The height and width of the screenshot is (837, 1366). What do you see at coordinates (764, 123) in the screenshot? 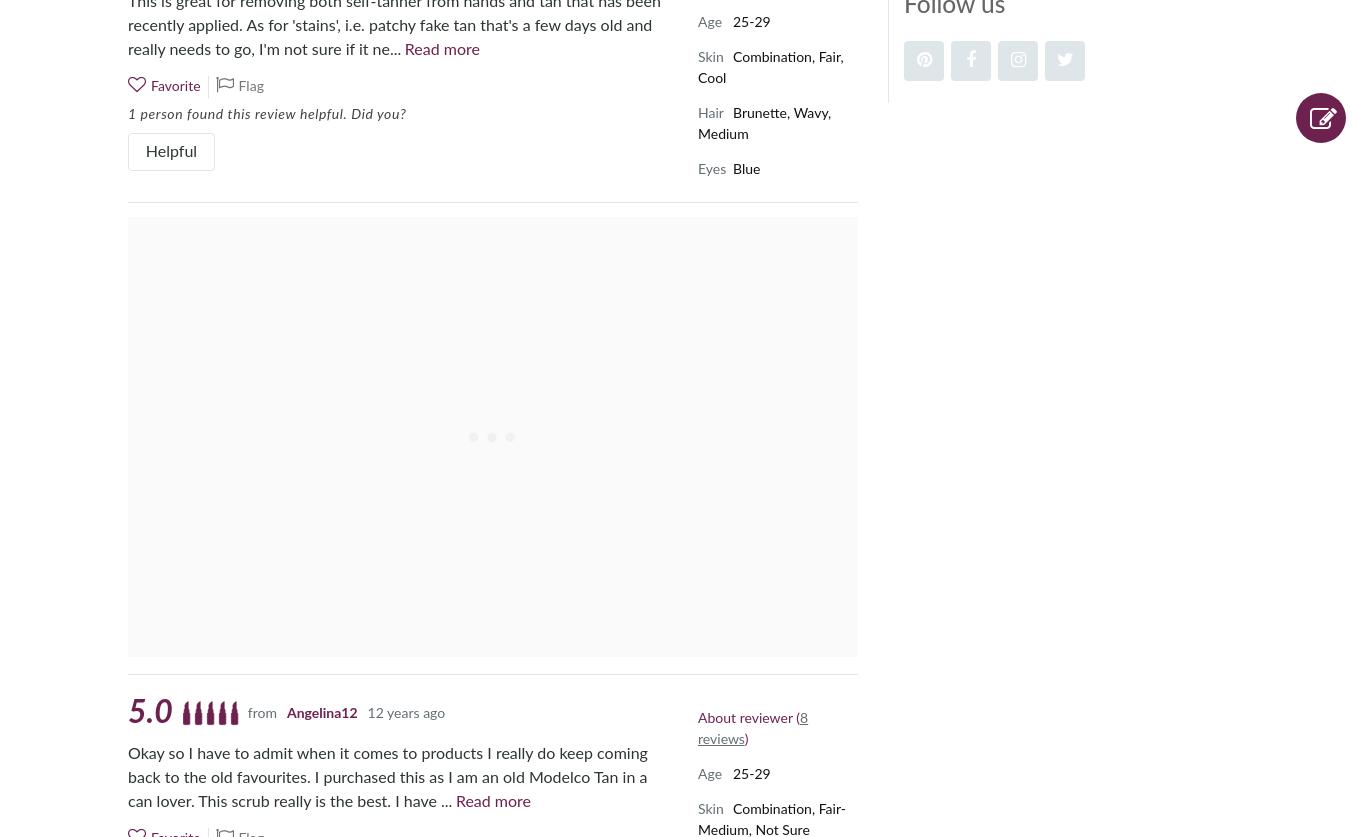
I see `'Brunette, Wavy, Medium'` at bounding box center [764, 123].